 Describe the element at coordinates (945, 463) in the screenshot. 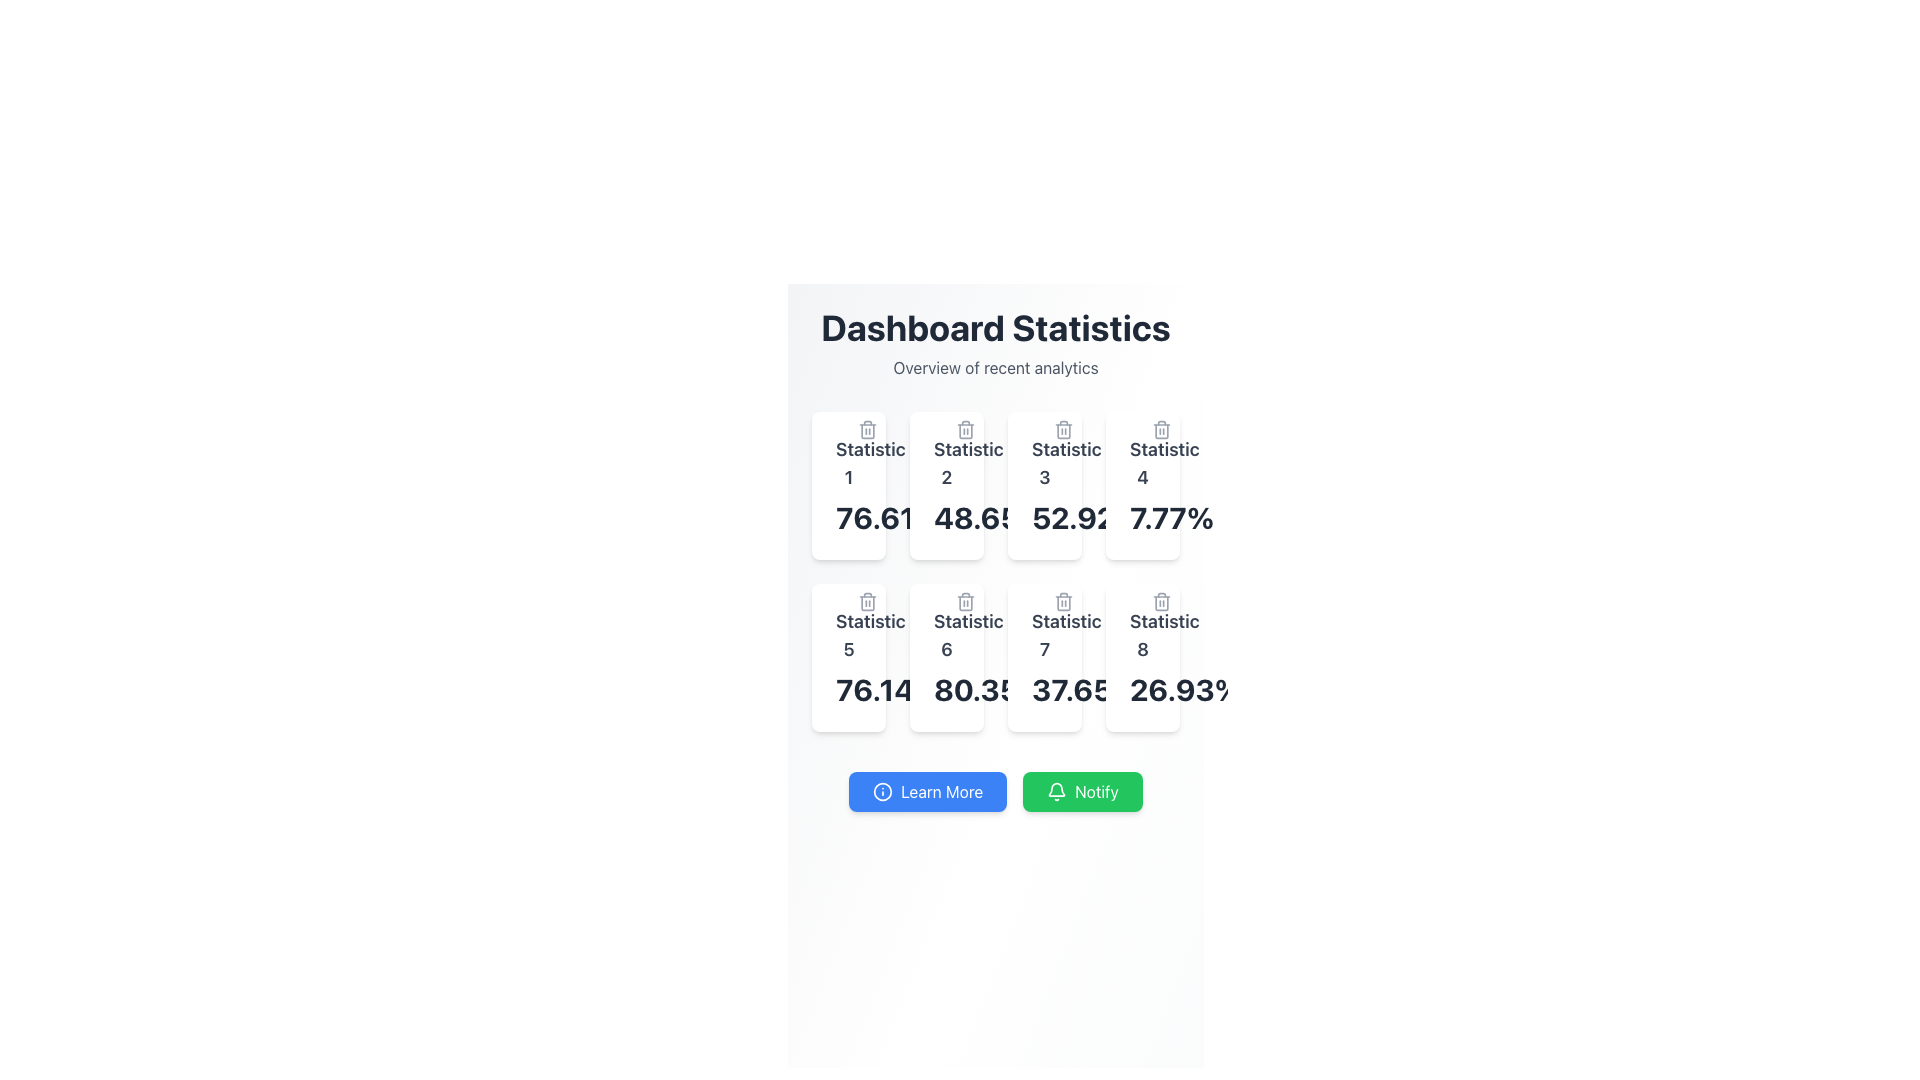

I see `the Text label in the second card of the grid layout that indicates the context or category of the statistical data, positioned directly above the text '48.65%'` at that location.